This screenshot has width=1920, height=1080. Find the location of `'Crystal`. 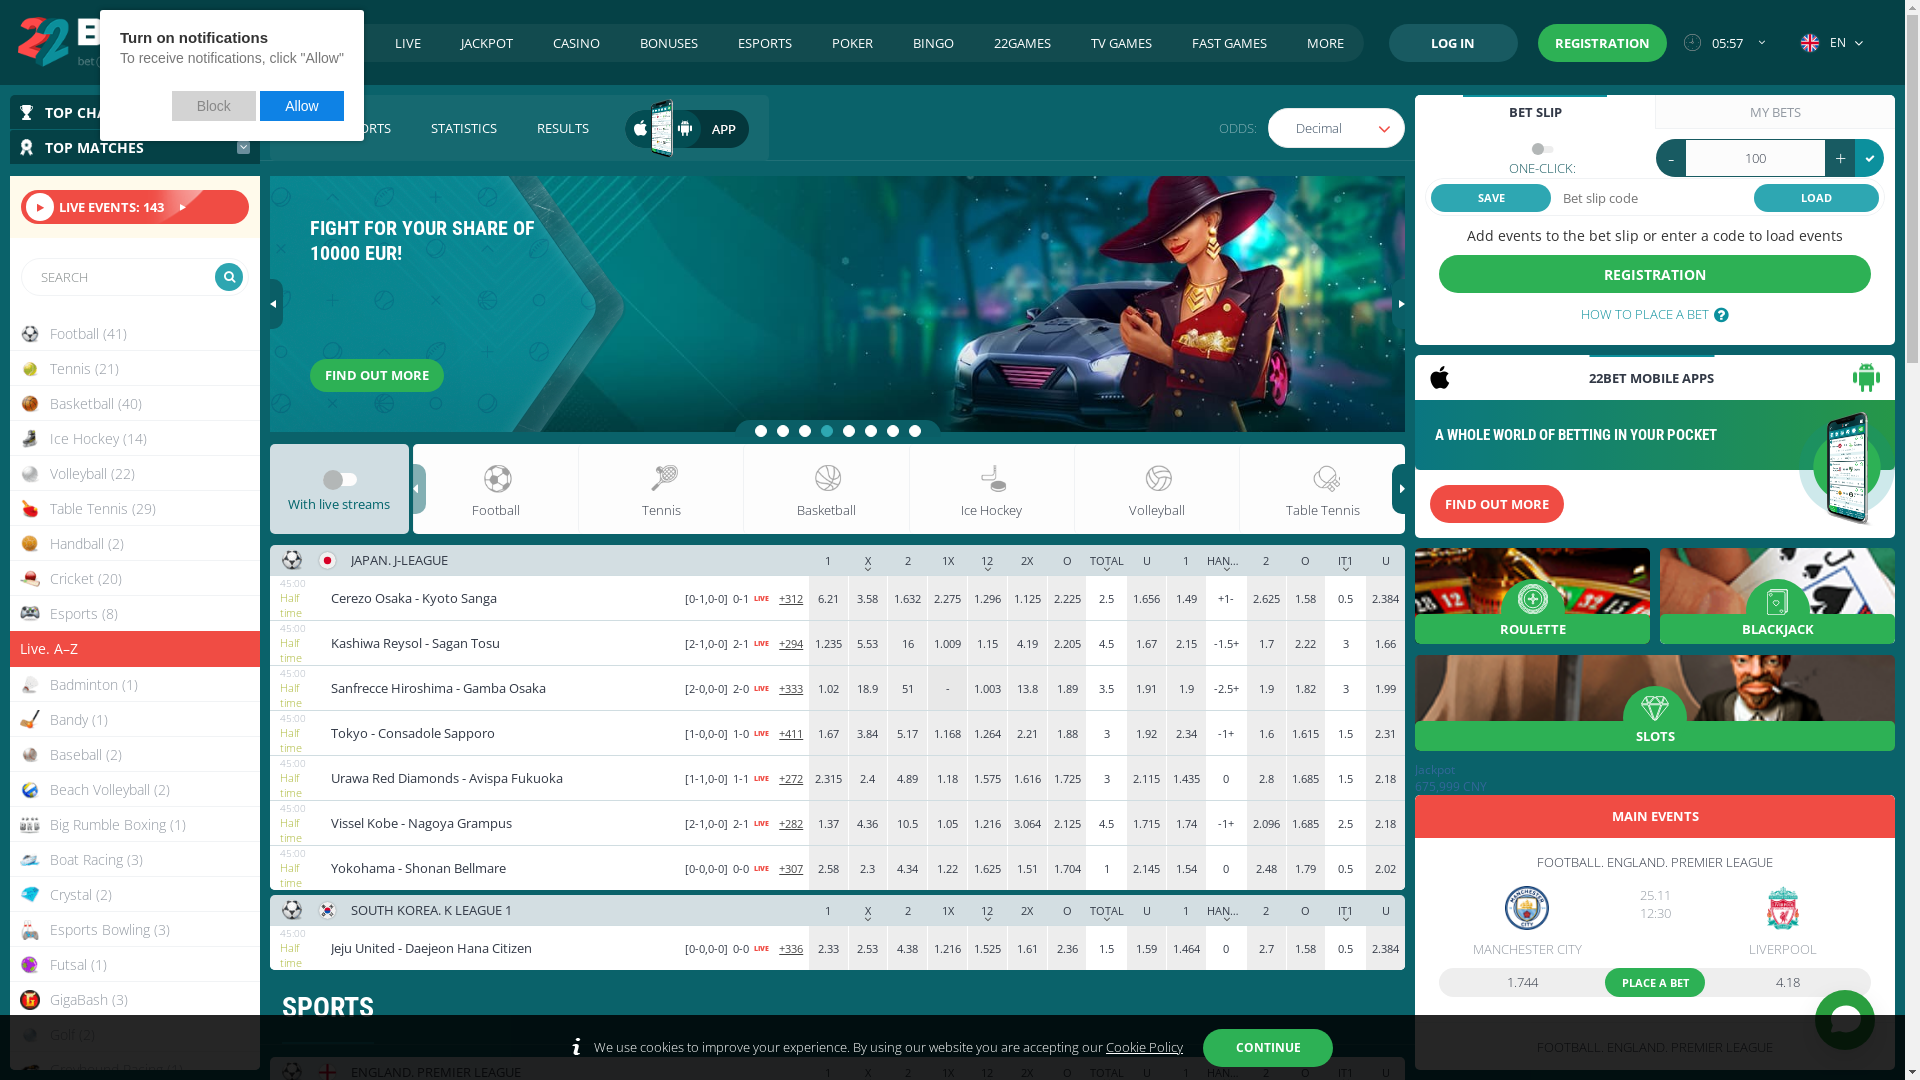

'Crystal is located at coordinates (9, 893).